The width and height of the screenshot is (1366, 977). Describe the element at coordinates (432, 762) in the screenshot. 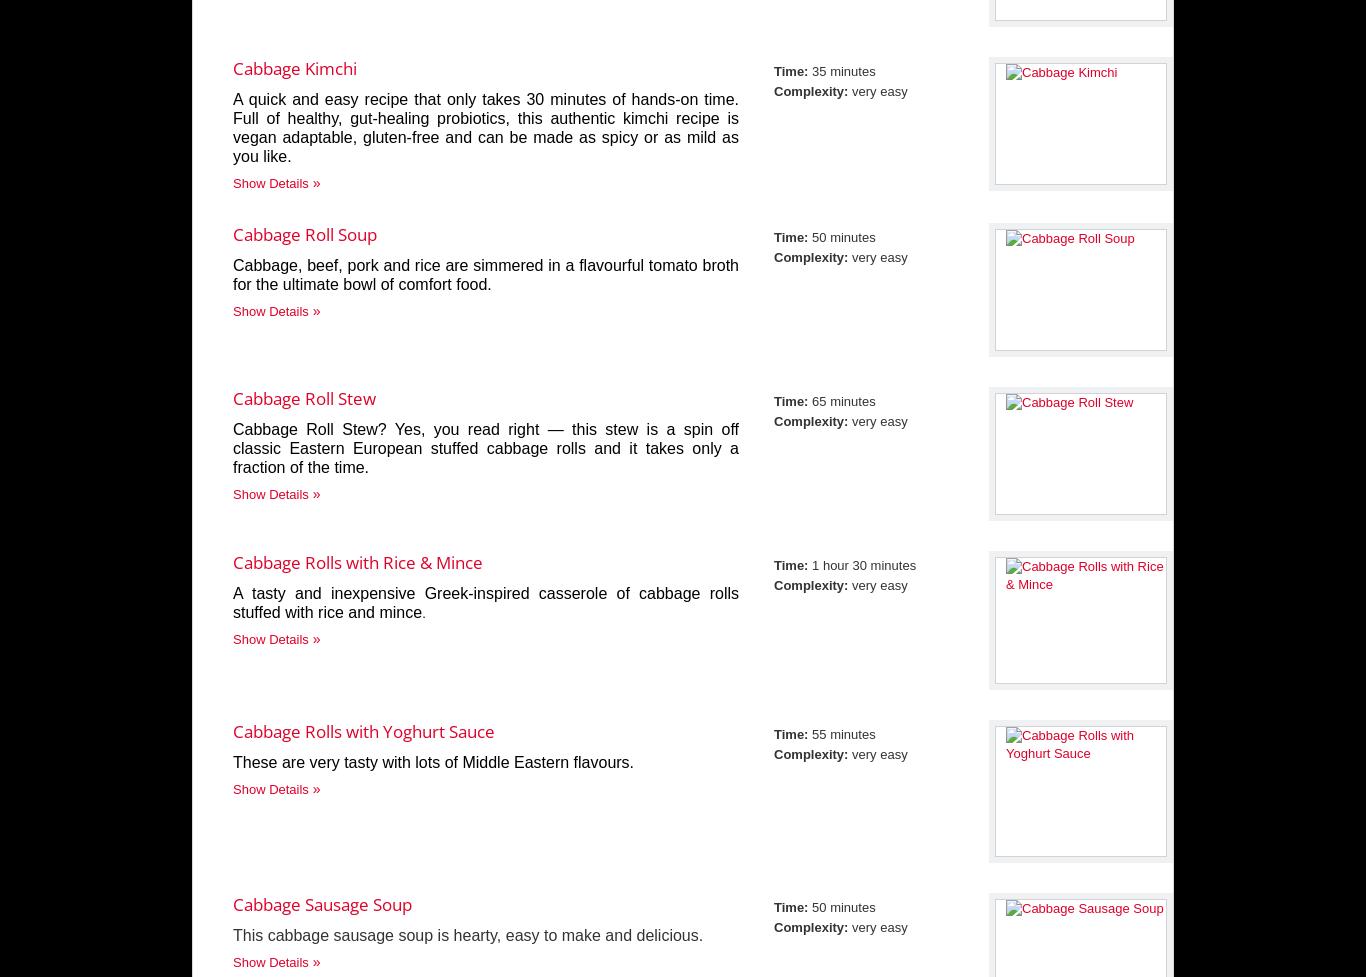

I see `'These are very tasty with lots of Middle Eastern flavours.'` at that location.